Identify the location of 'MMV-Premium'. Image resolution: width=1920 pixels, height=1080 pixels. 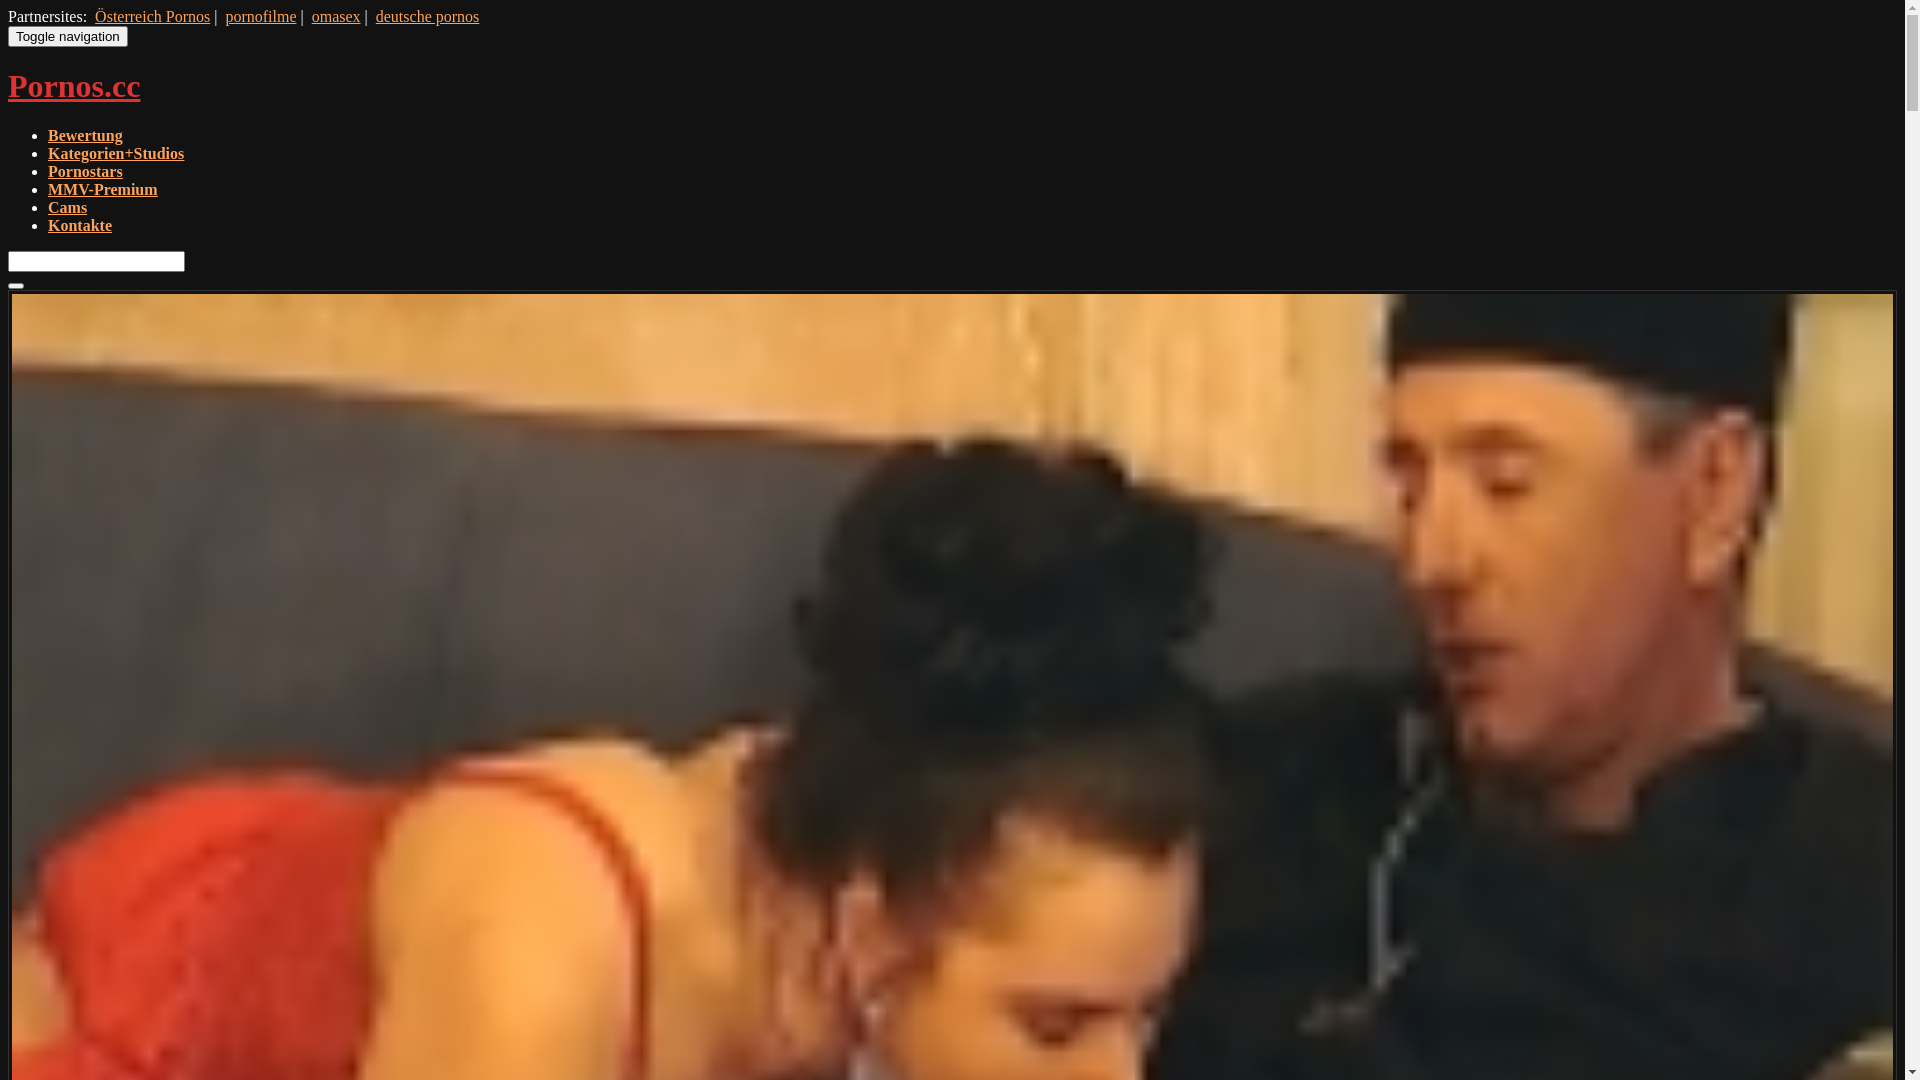
(101, 189).